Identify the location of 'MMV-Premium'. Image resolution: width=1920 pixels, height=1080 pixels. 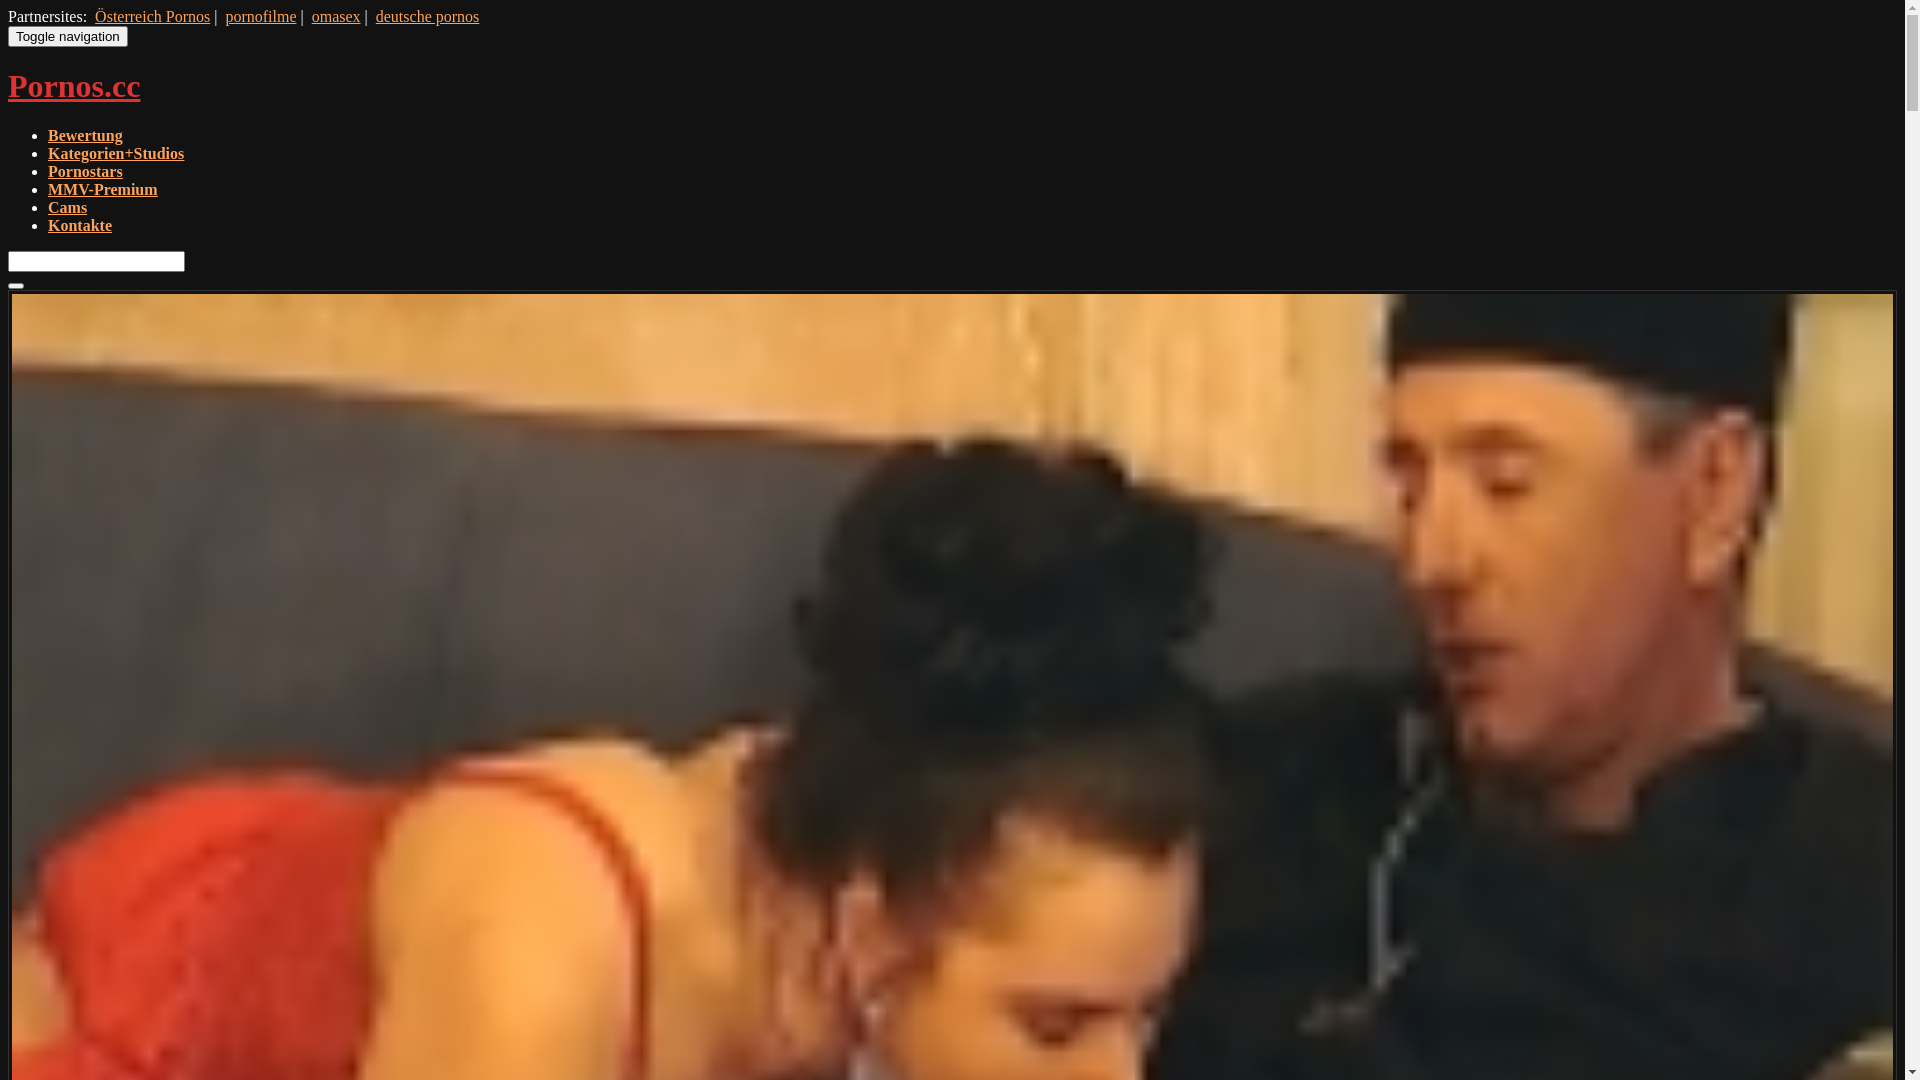
(101, 189).